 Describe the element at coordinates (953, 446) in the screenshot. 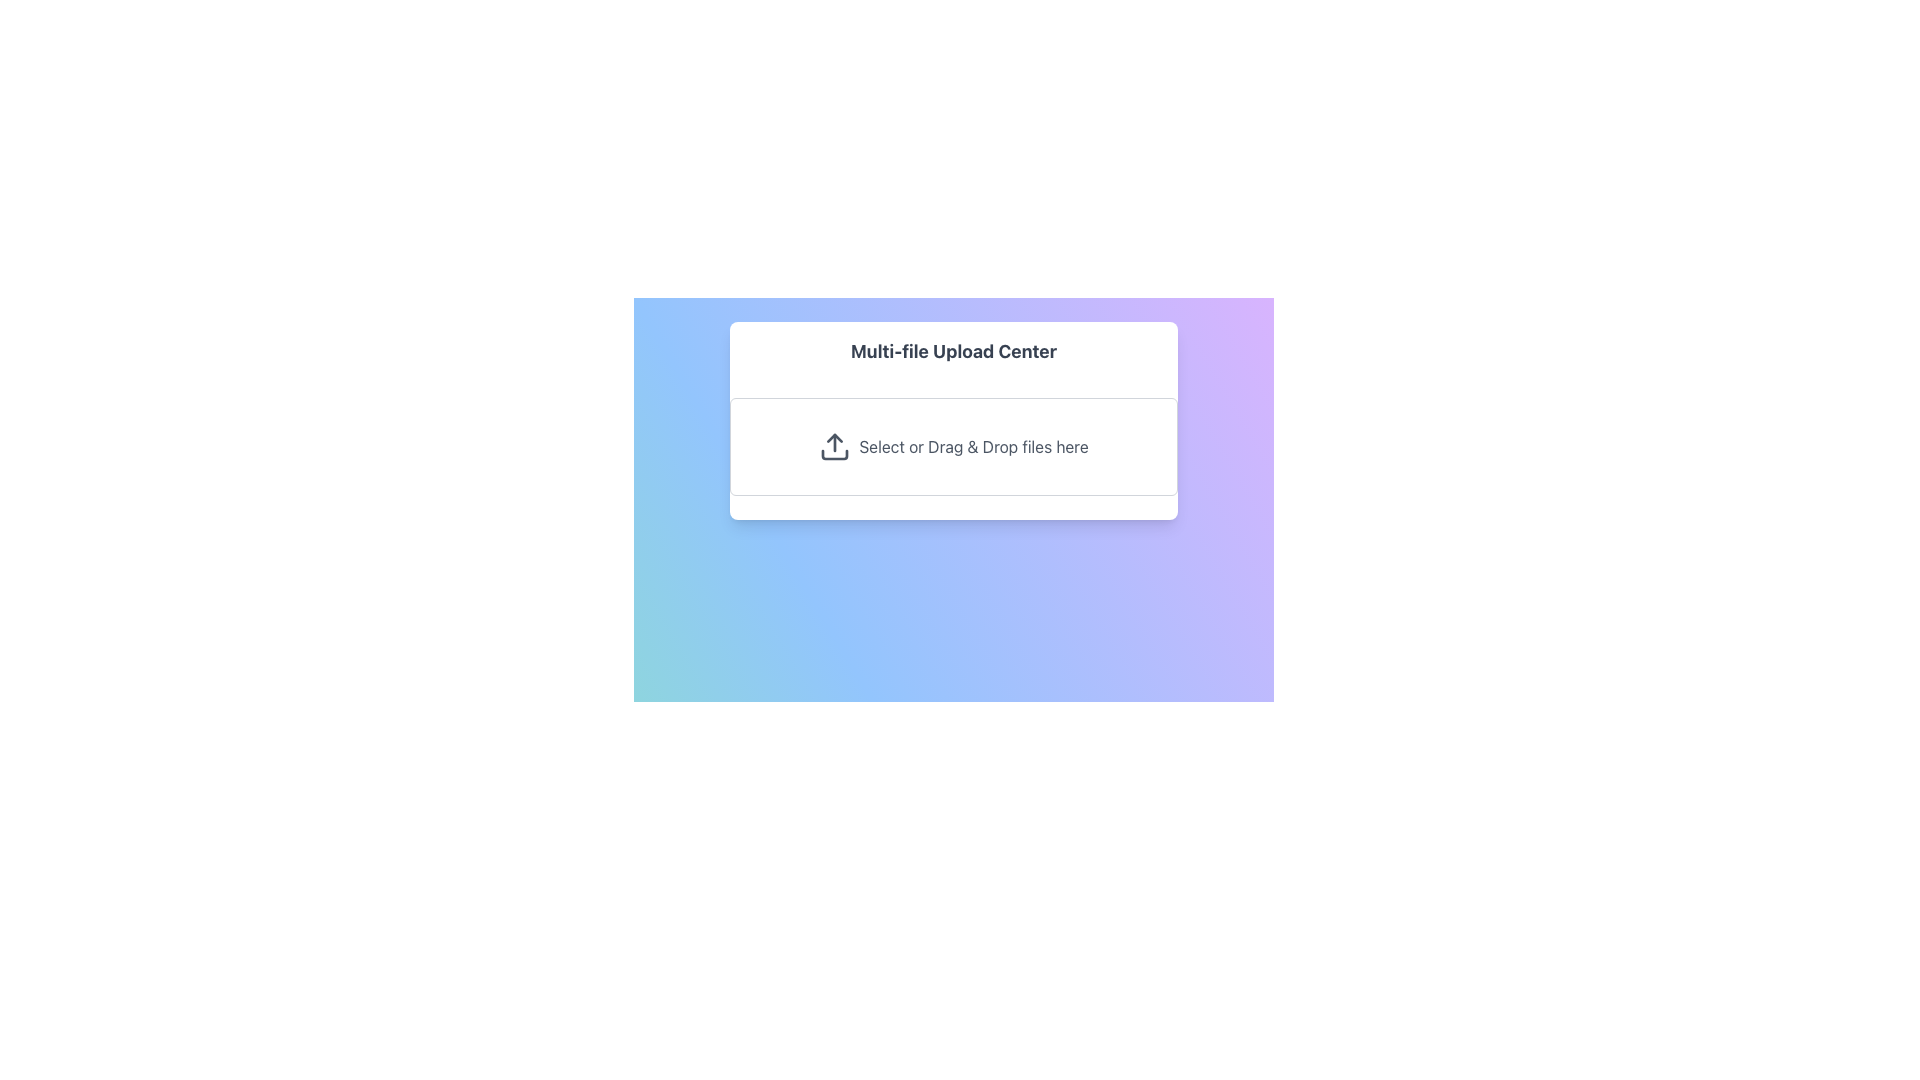

I see `files over the central file upload area located within the 'Multi-file Upload Center' panel` at that location.